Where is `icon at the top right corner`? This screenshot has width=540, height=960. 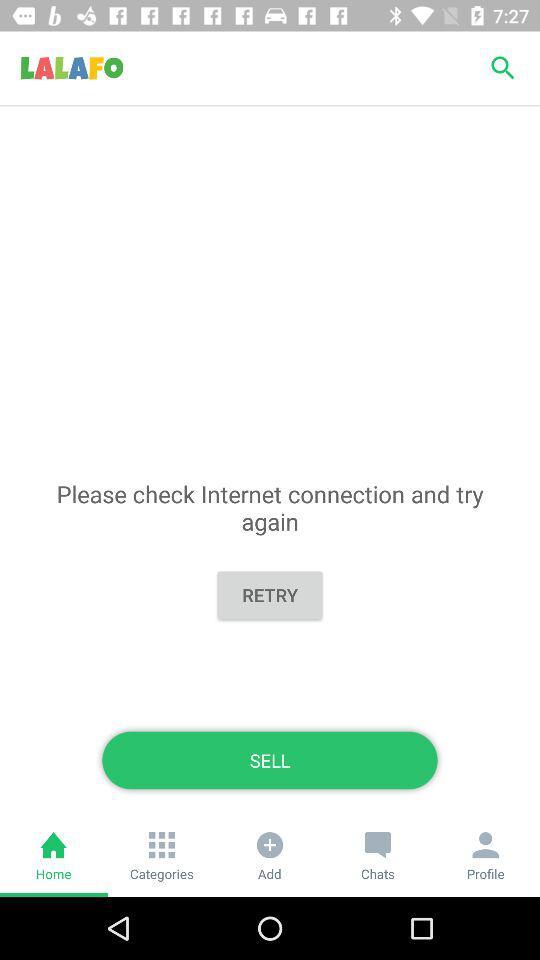 icon at the top right corner is located at coordinates (502, 68).